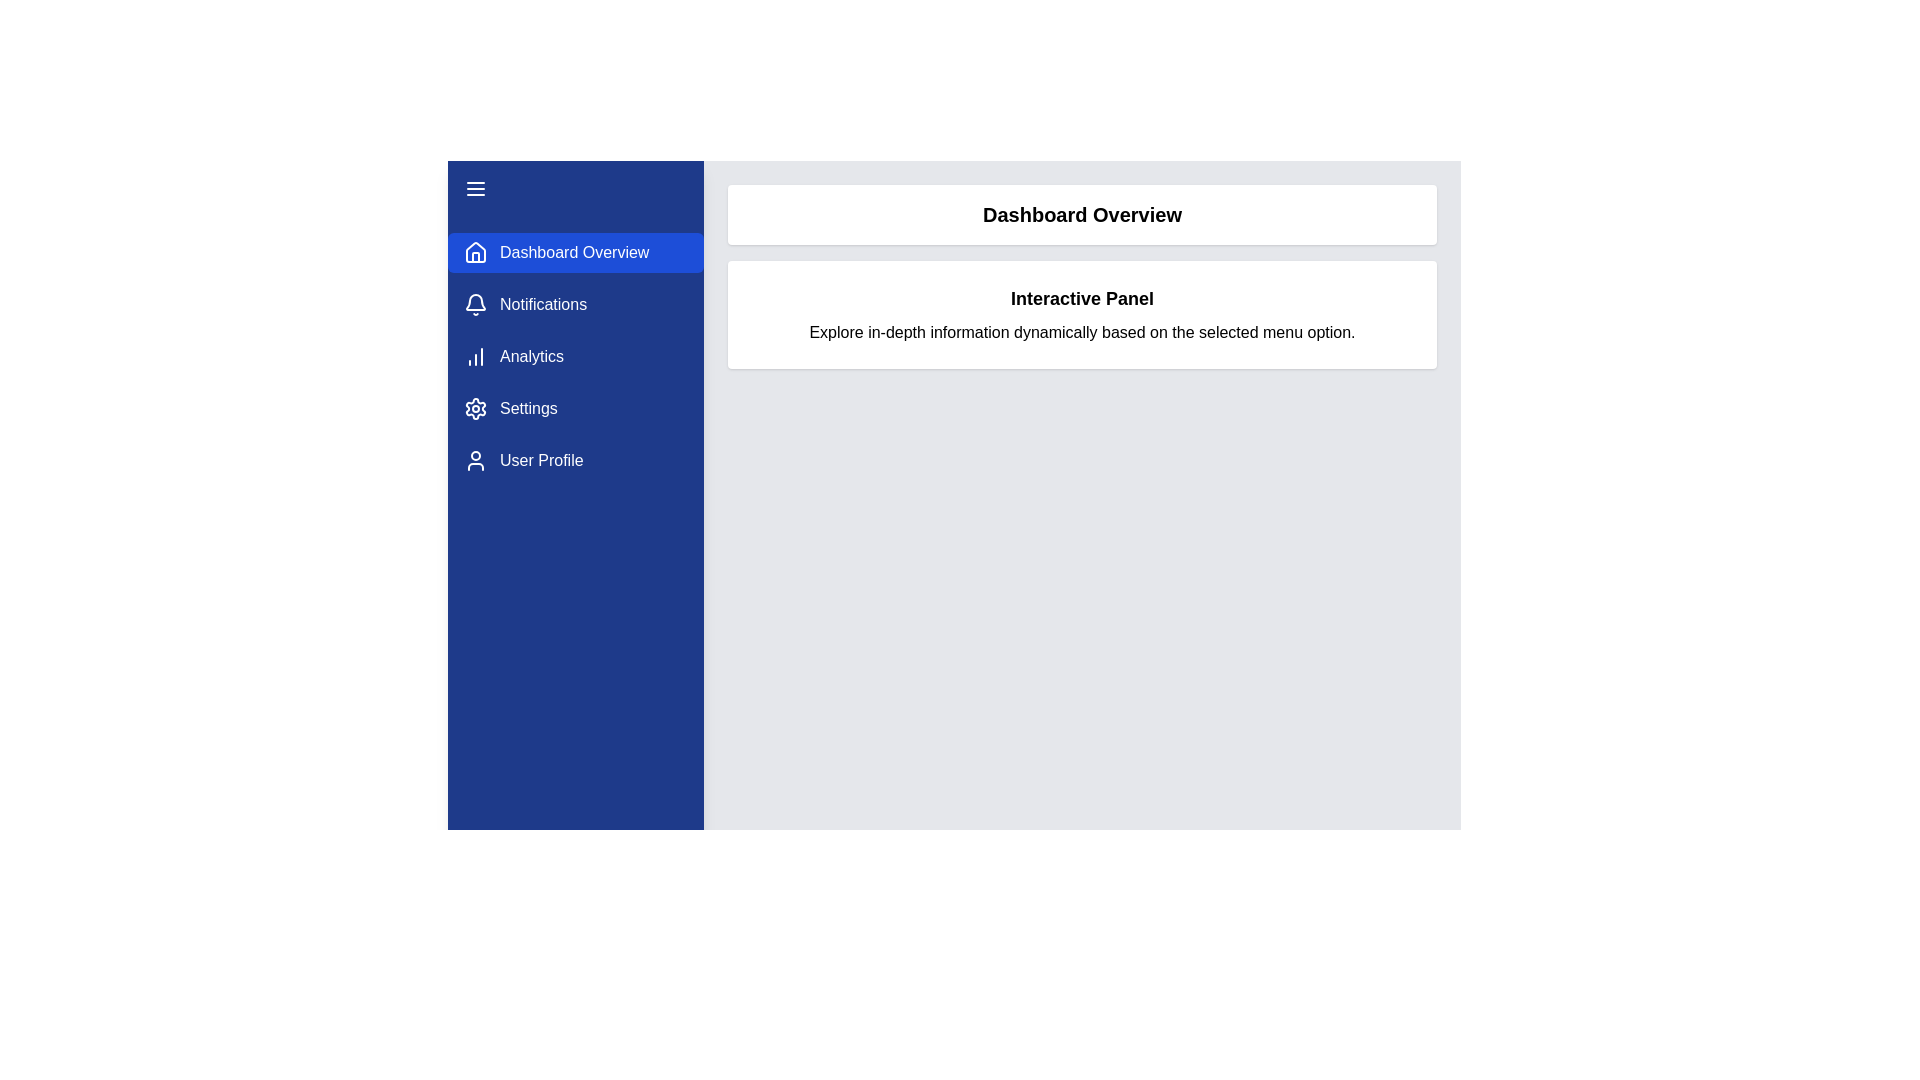  Describe the element at coordinates (474, 407) in the screenshot. I see `the settings icon, which is a gear-like icon located in the sidebar menu under the label 'Settings'` at that location.